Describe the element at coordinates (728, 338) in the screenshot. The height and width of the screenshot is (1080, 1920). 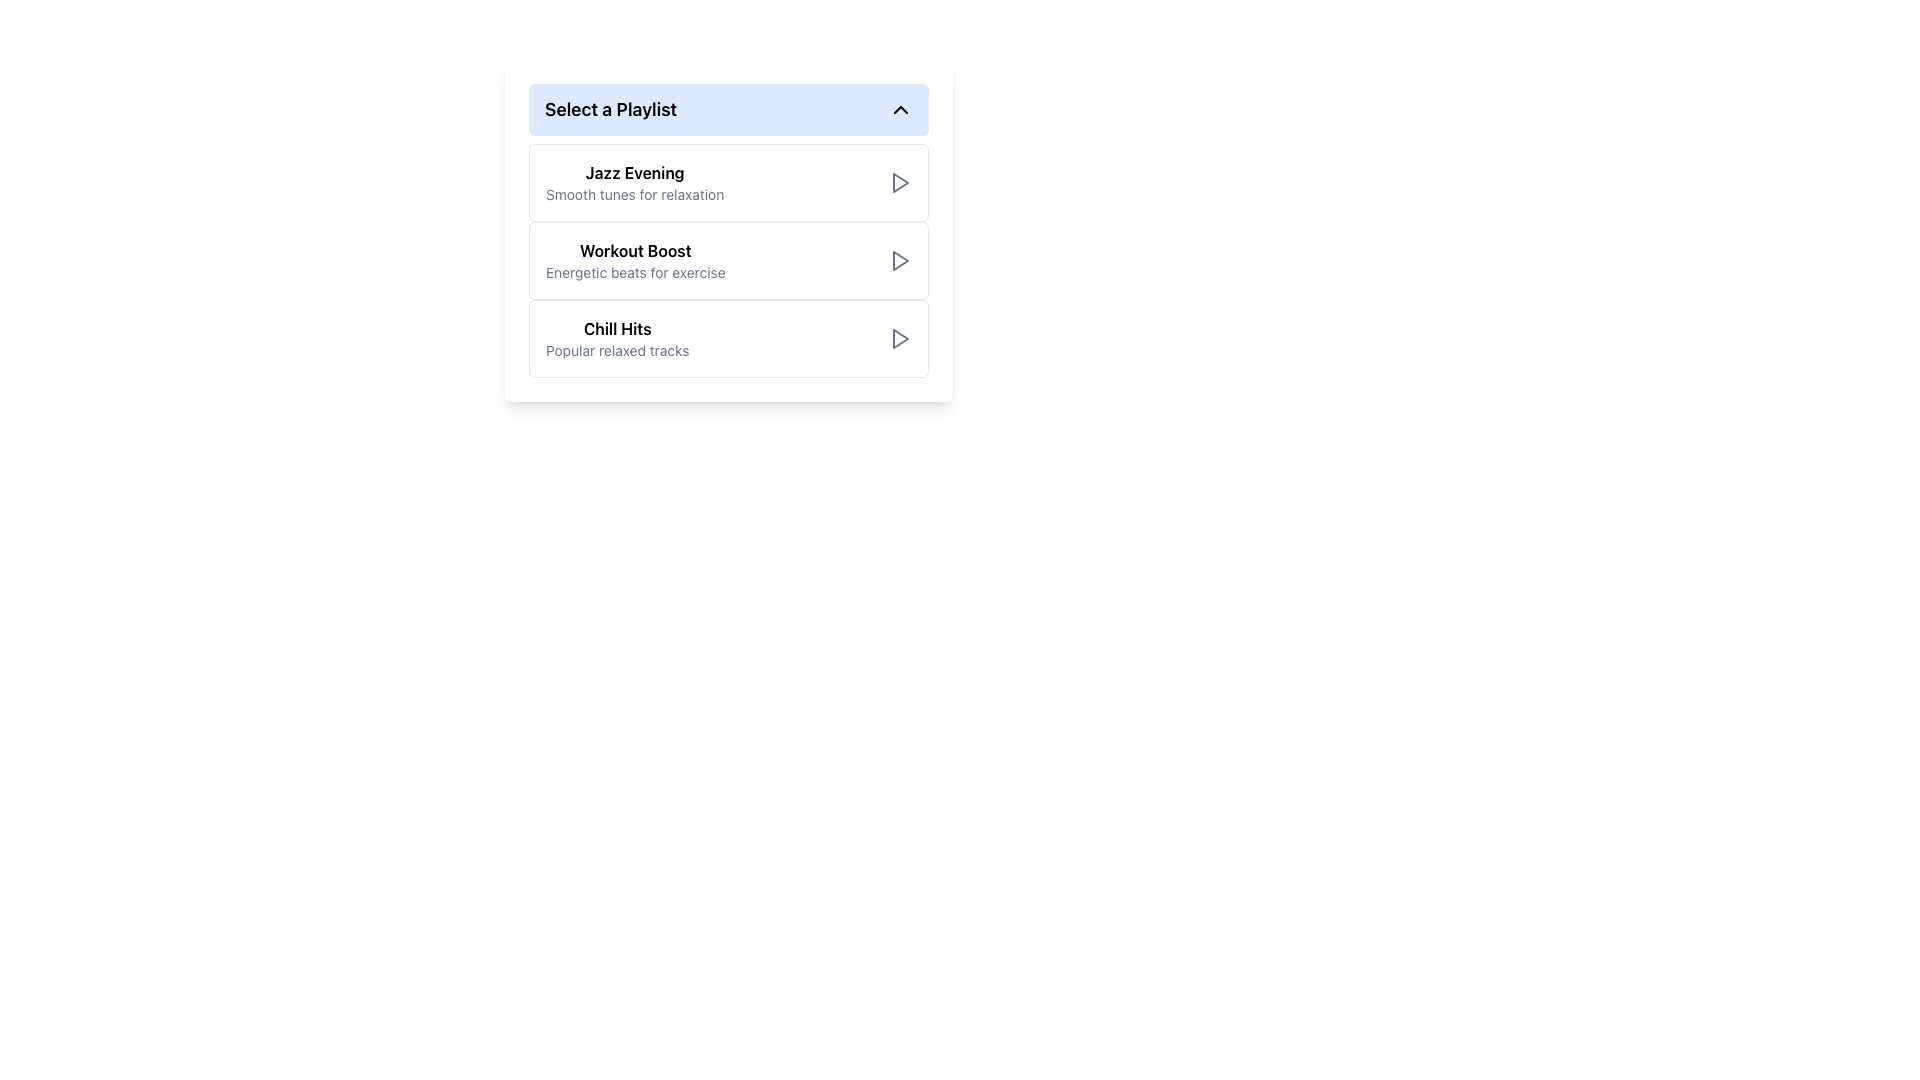
I see `the 'Chill Hits' playlist button` at that location.